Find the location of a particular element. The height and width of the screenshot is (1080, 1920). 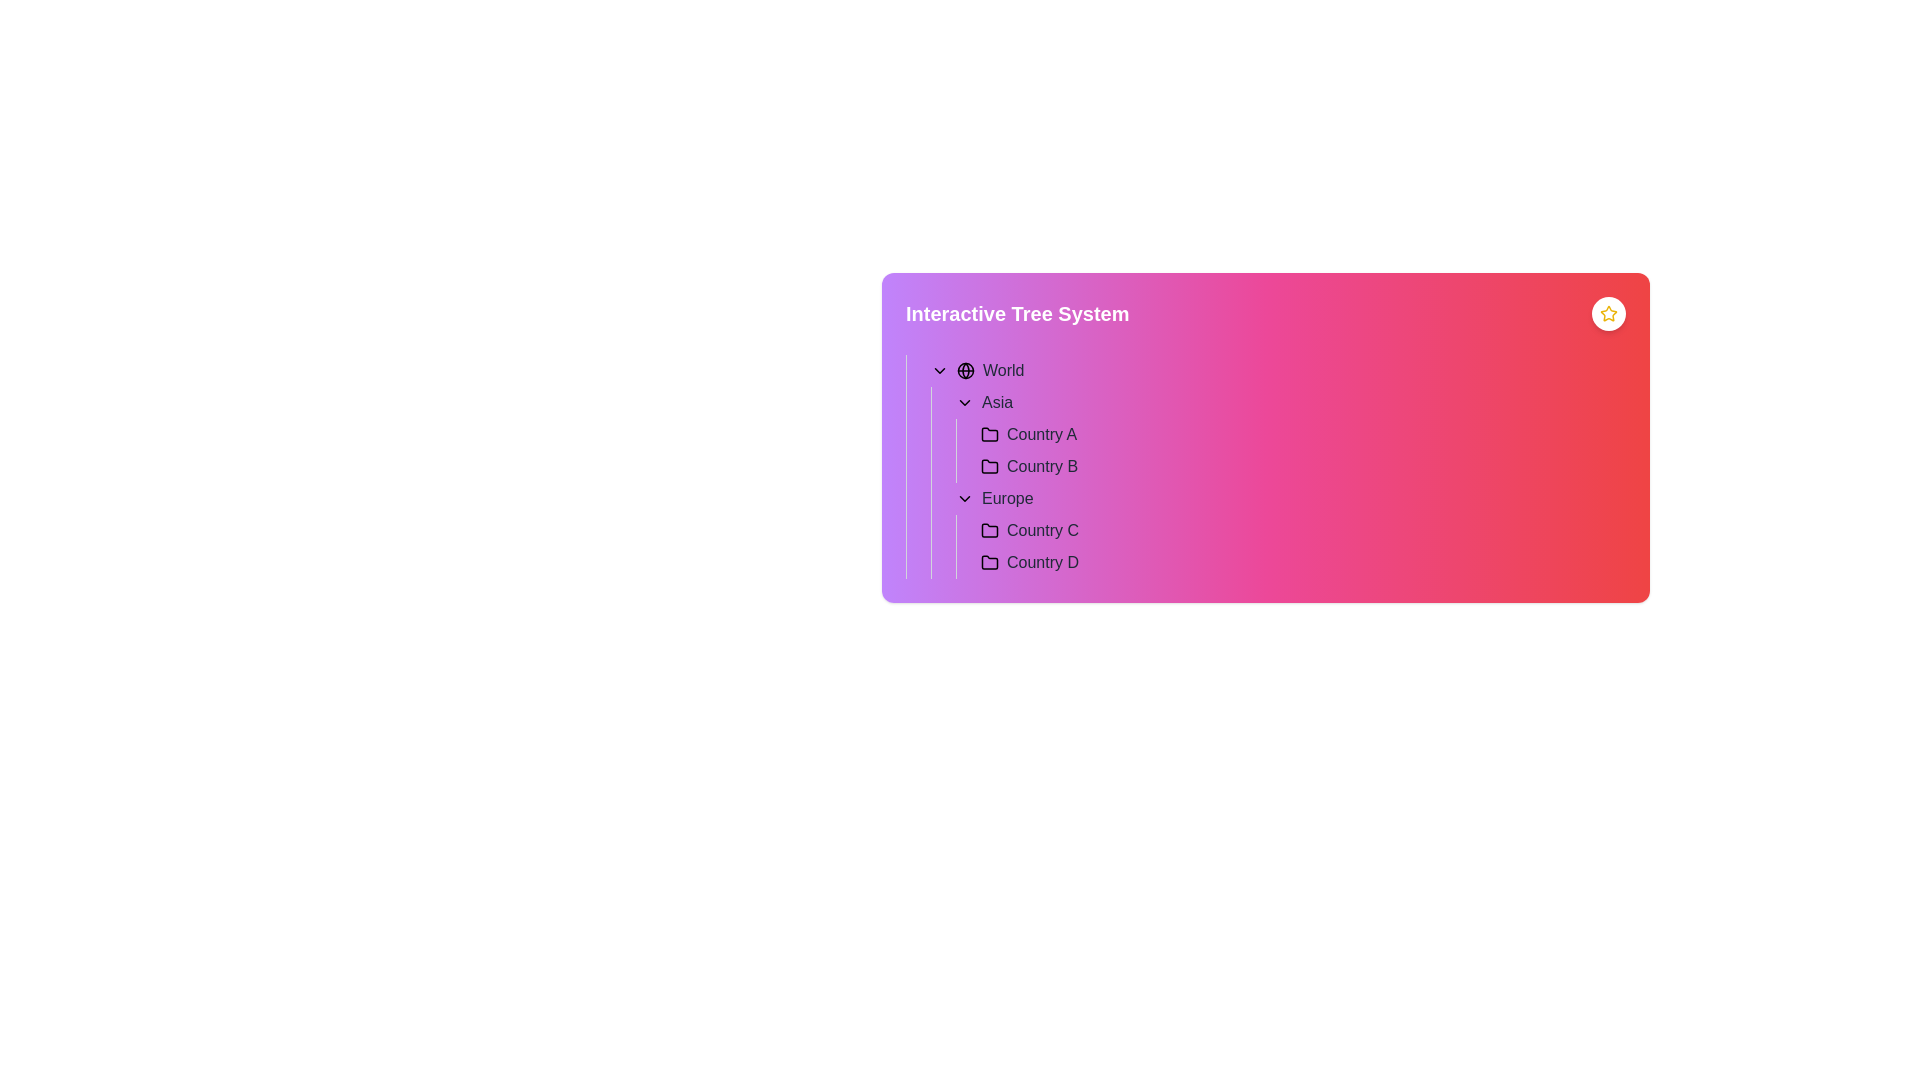

the folder icon representing 'Country C' is located at coordinates (989, 528).